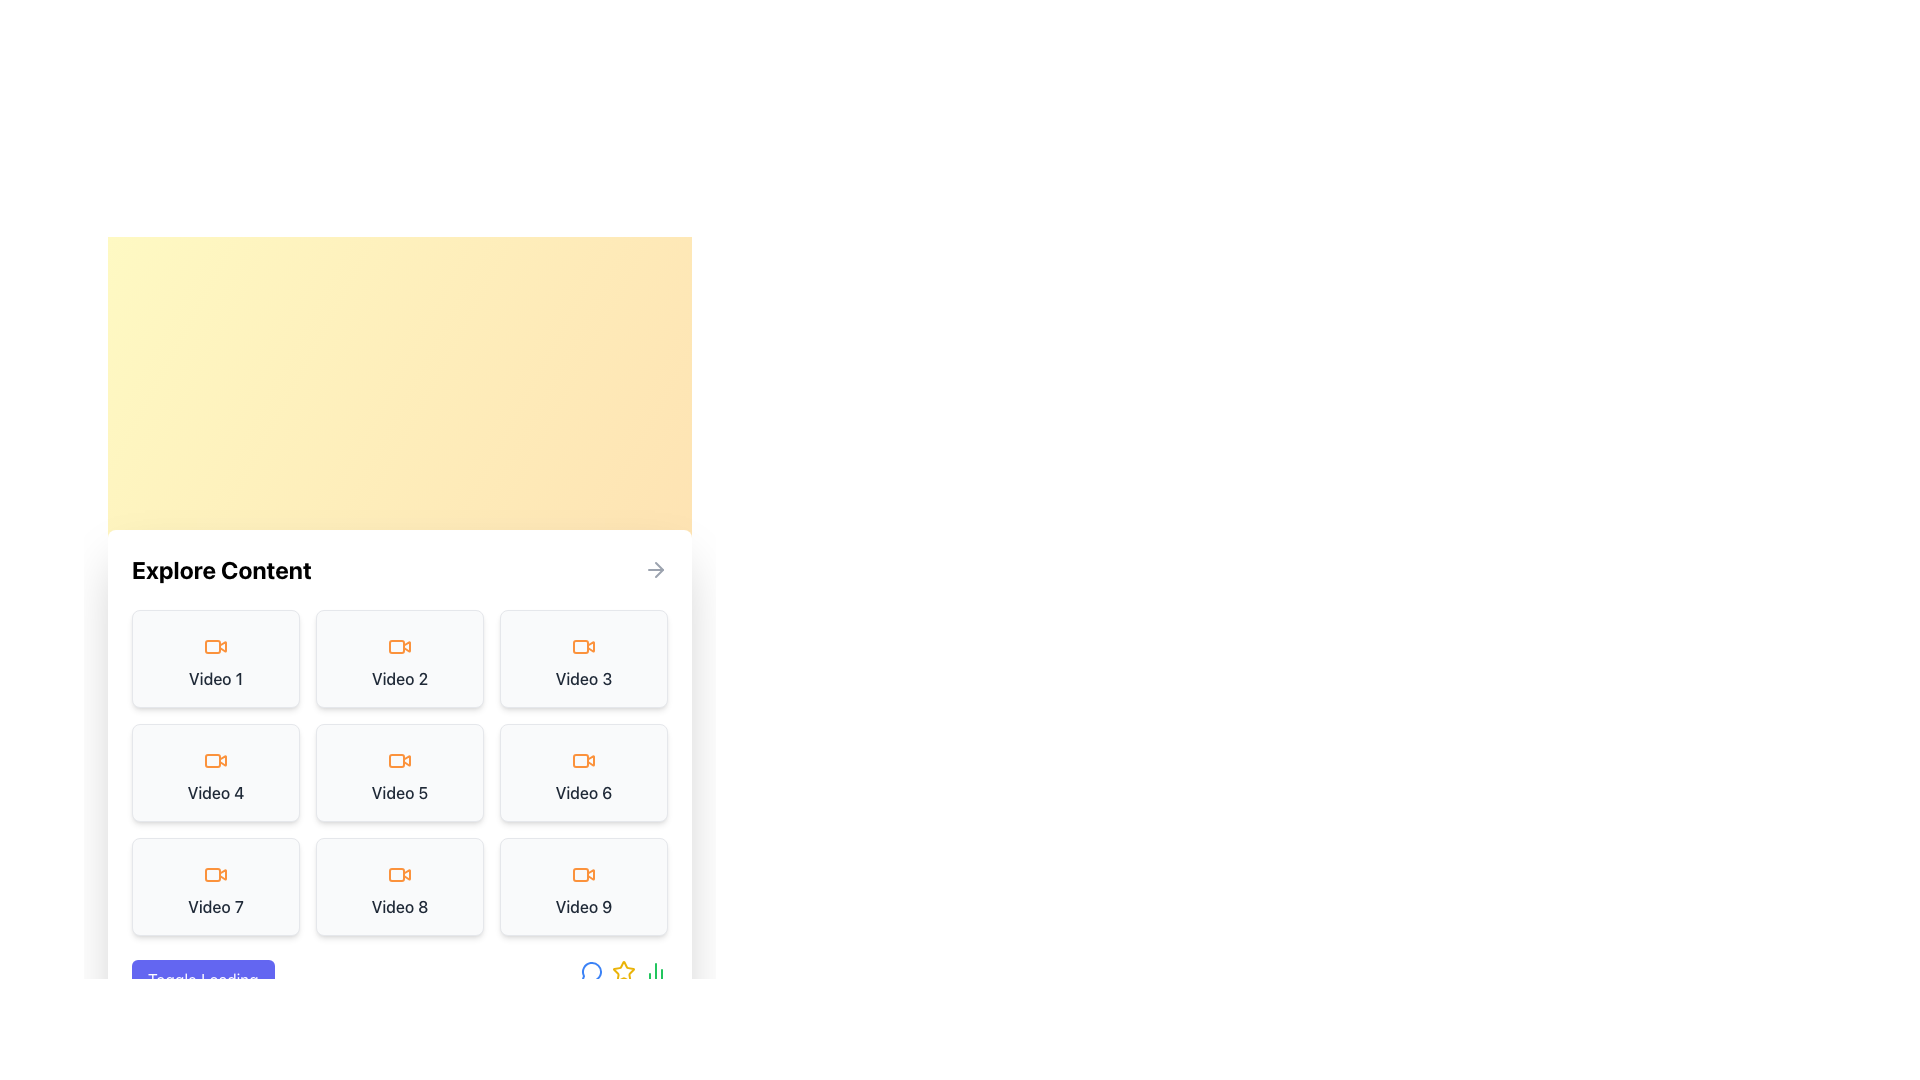 The height and width of the screenshot is (1080, 1920). Describe the element at coordinates (399, 978) in the screenshot. I see `the loading toggle button located in the 'Explore Content' section at the bottom left` at that location.